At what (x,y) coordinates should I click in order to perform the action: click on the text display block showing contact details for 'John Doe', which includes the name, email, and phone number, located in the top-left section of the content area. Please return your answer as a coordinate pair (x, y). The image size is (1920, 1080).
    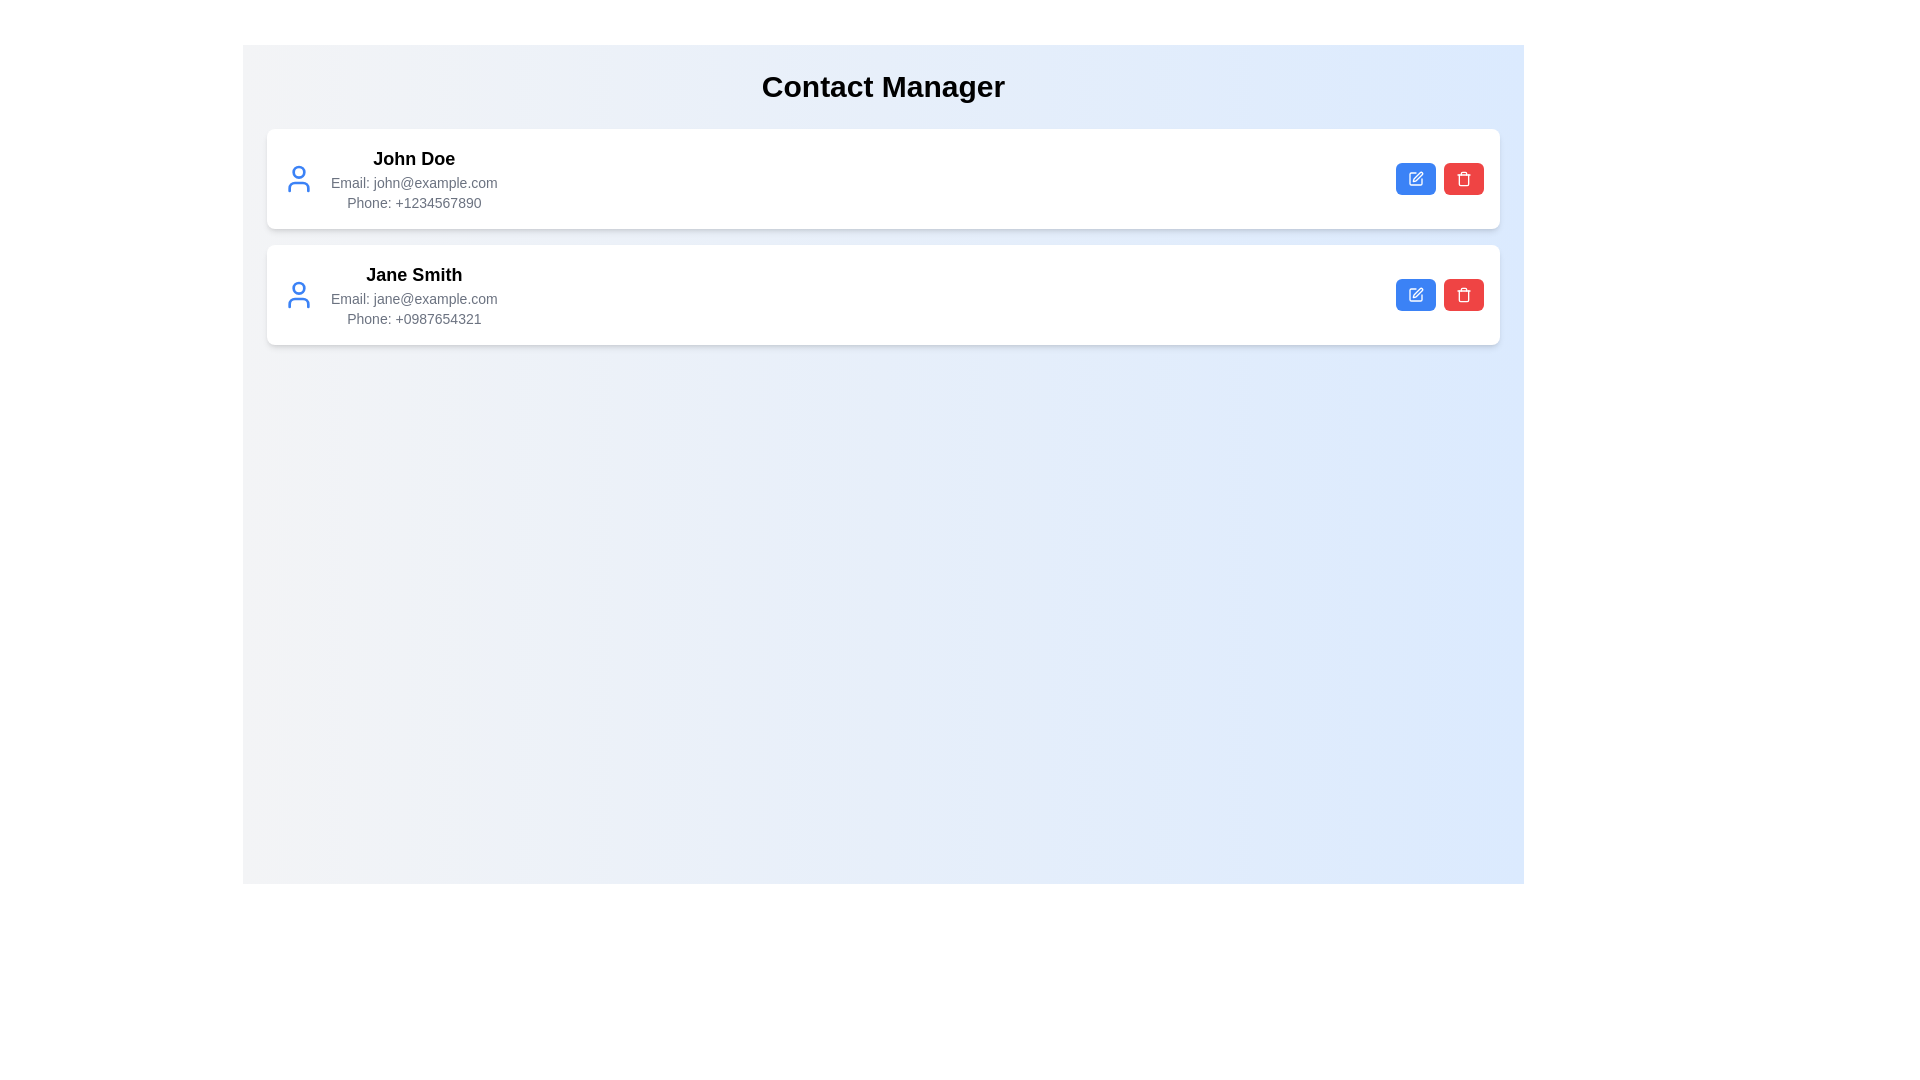
    Looking at the image, I should click on (413, 177).